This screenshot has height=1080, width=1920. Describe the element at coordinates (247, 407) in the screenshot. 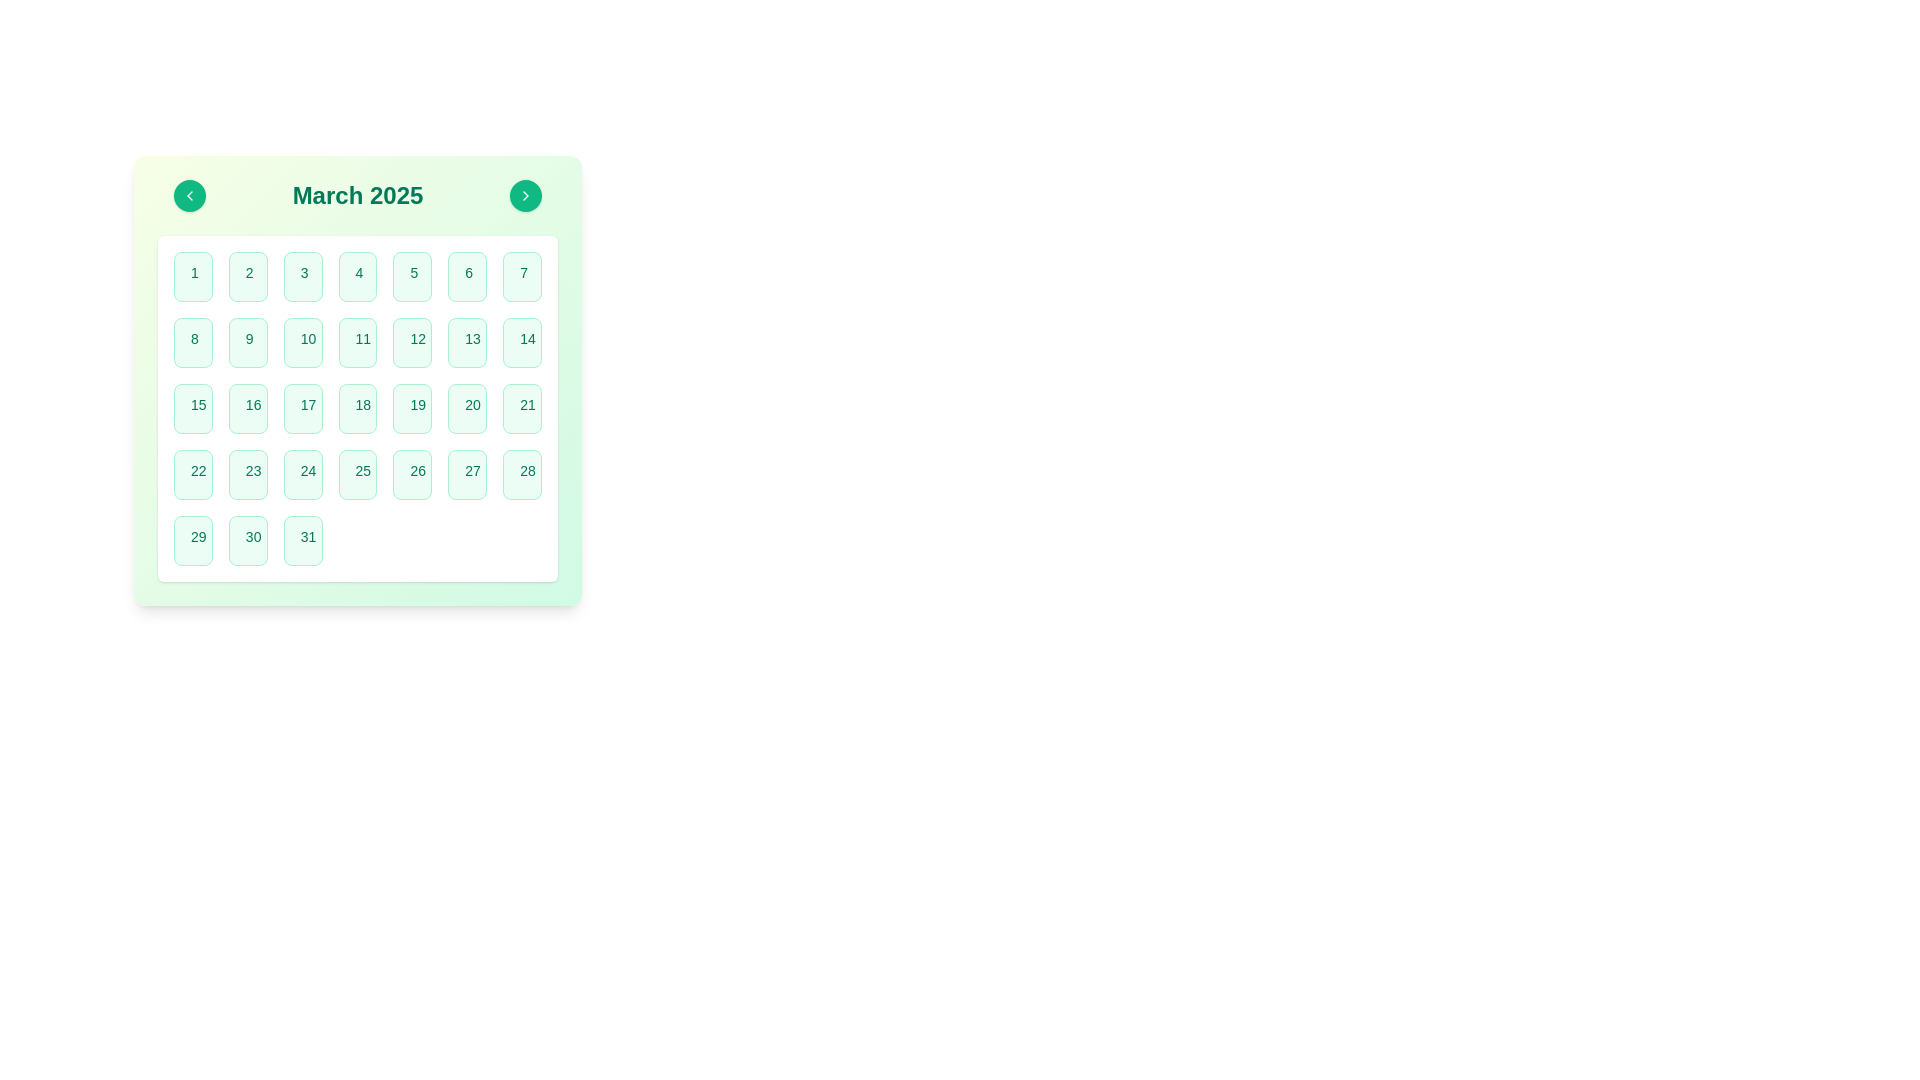

I see `the Calendar date cell displaying the number '16' for keyboard navigation` at that location.